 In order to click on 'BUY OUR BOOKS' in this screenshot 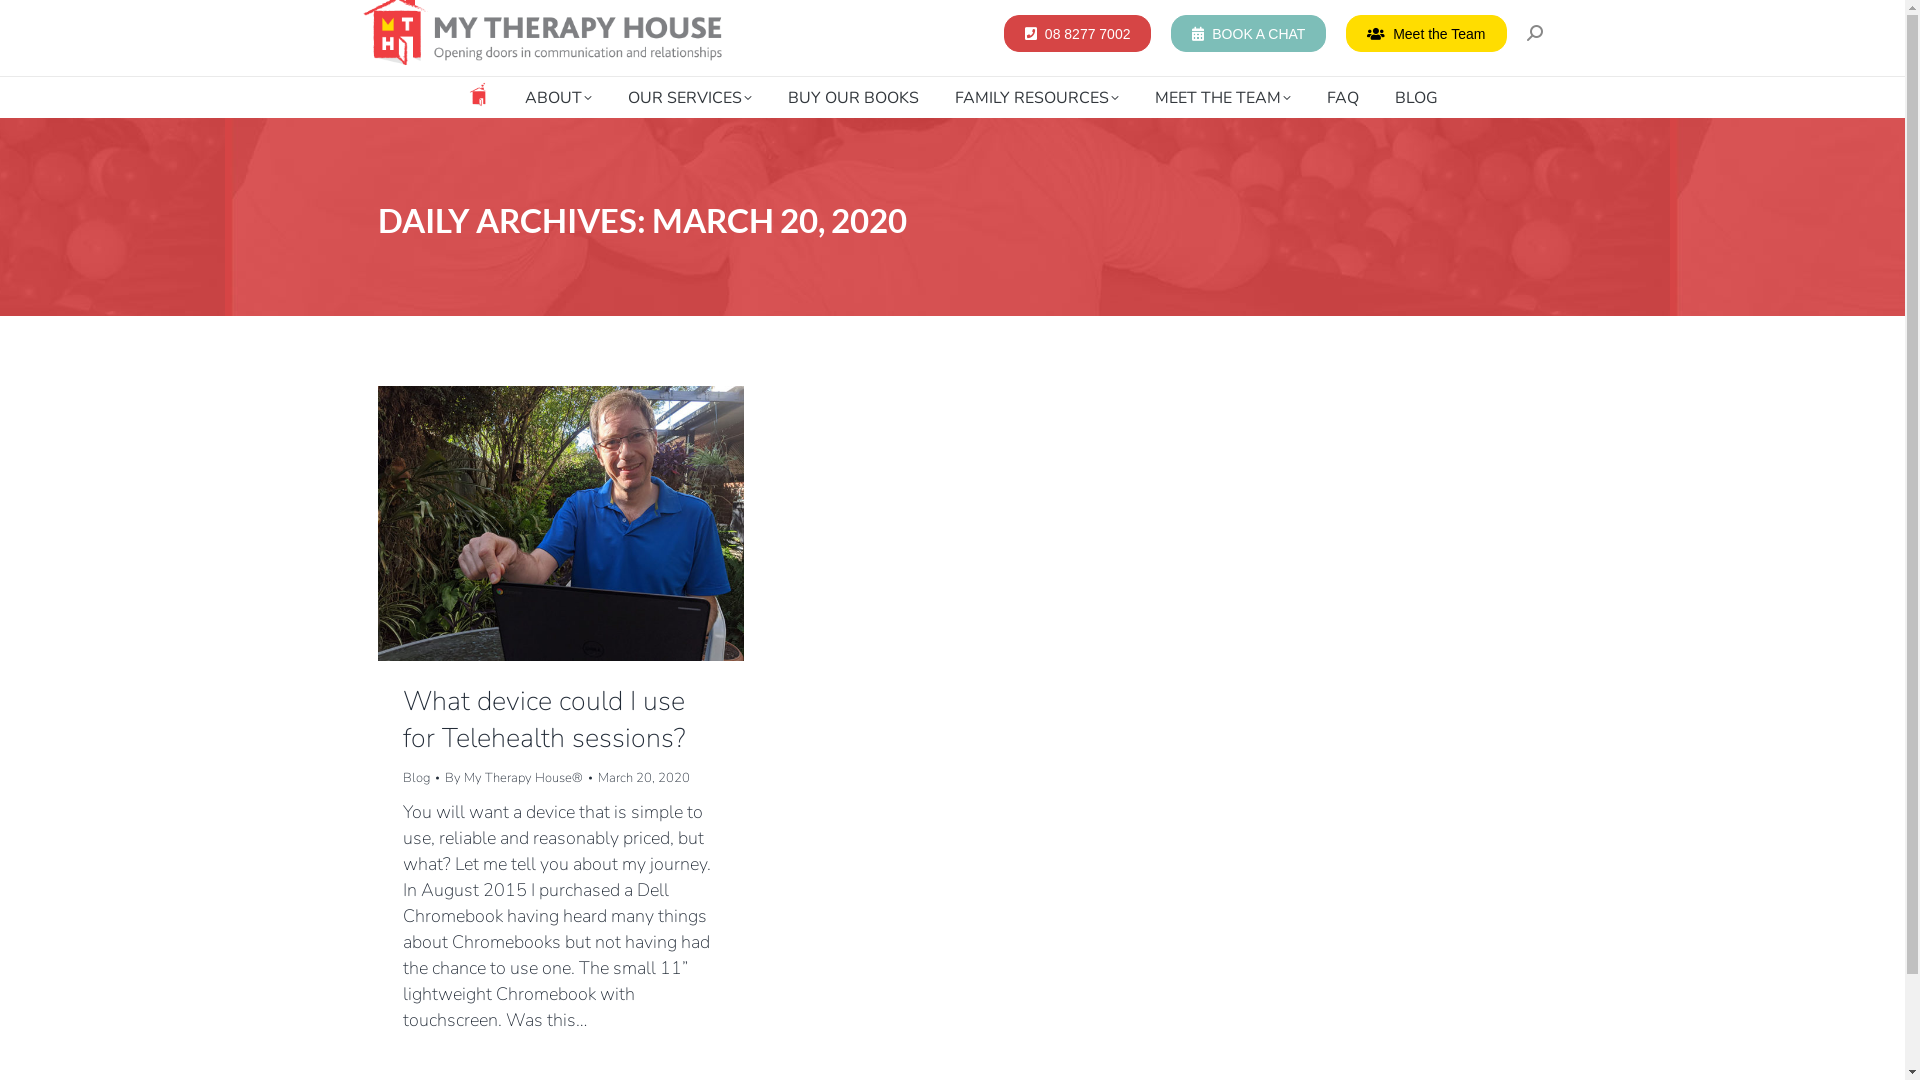, I will do `click(853, 97)`.